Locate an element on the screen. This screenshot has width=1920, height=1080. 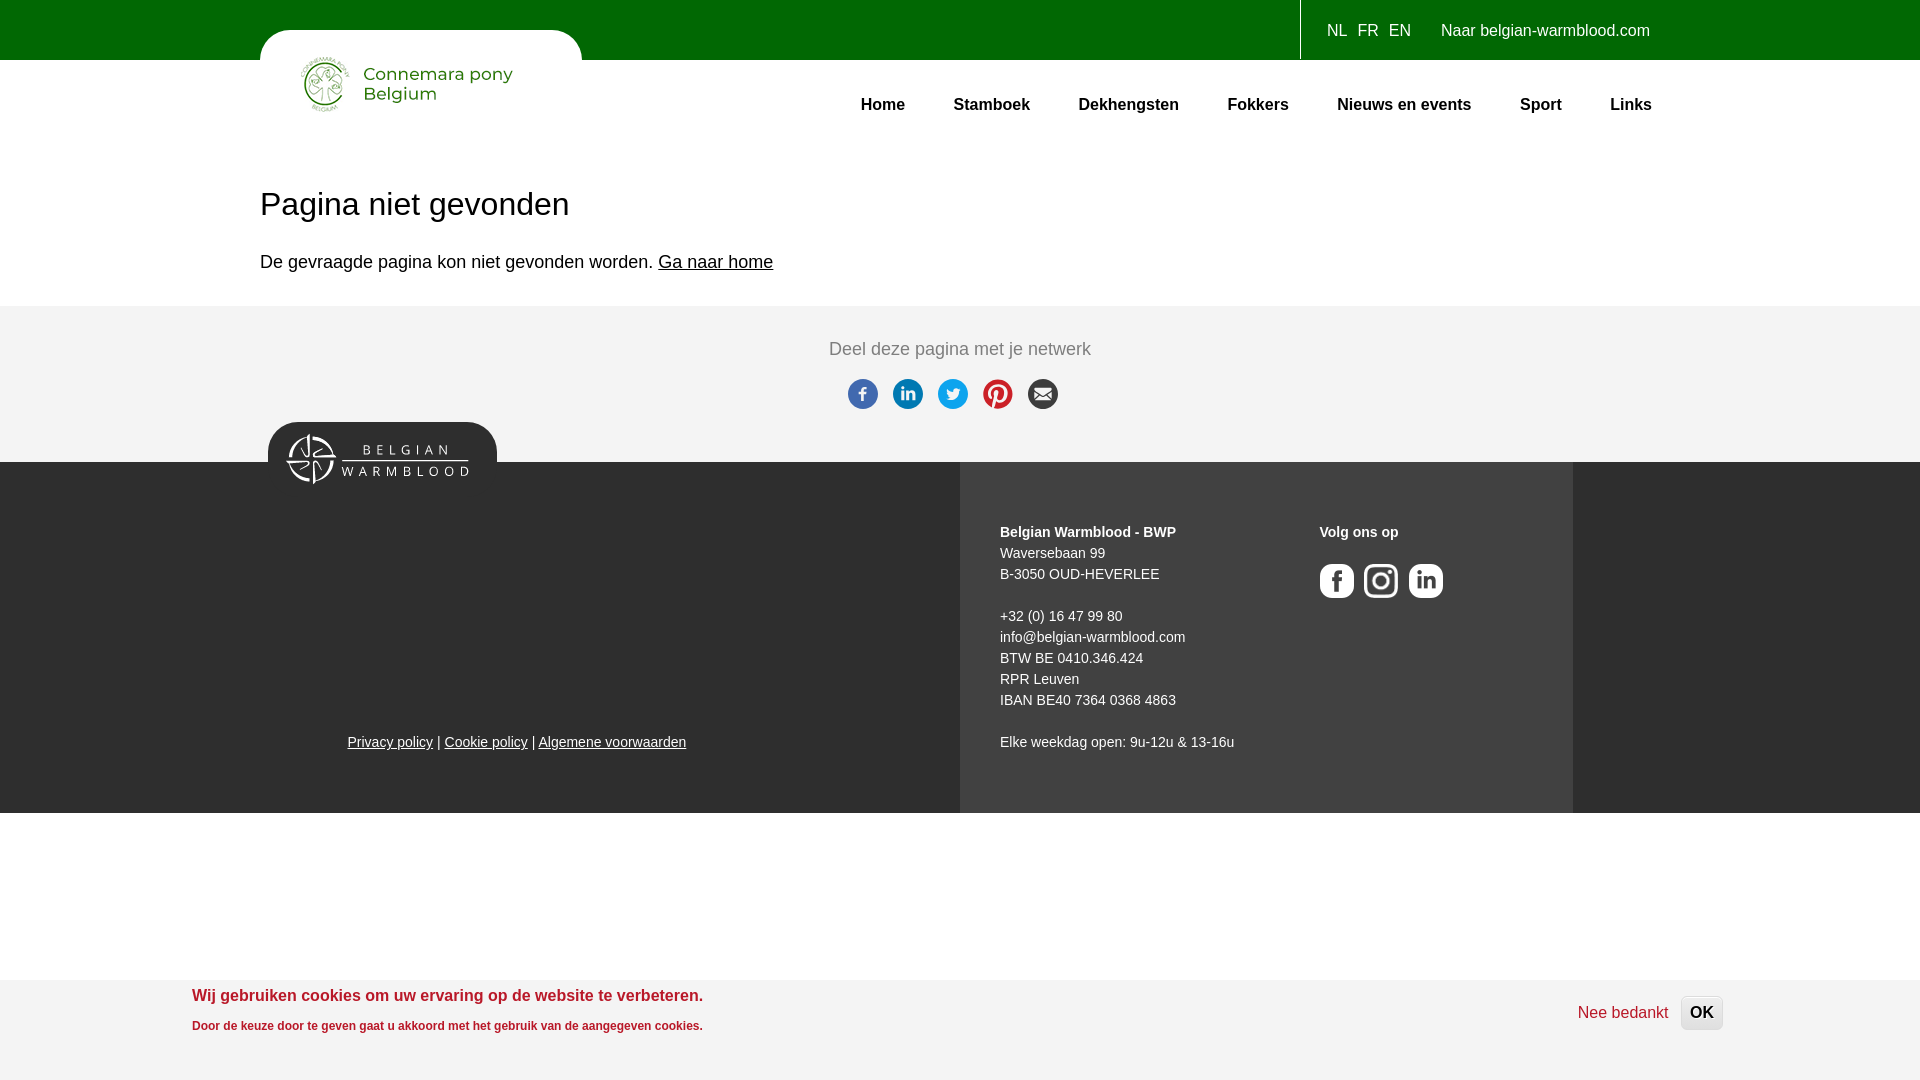
'EN' is located at coordinates (1399, 30).